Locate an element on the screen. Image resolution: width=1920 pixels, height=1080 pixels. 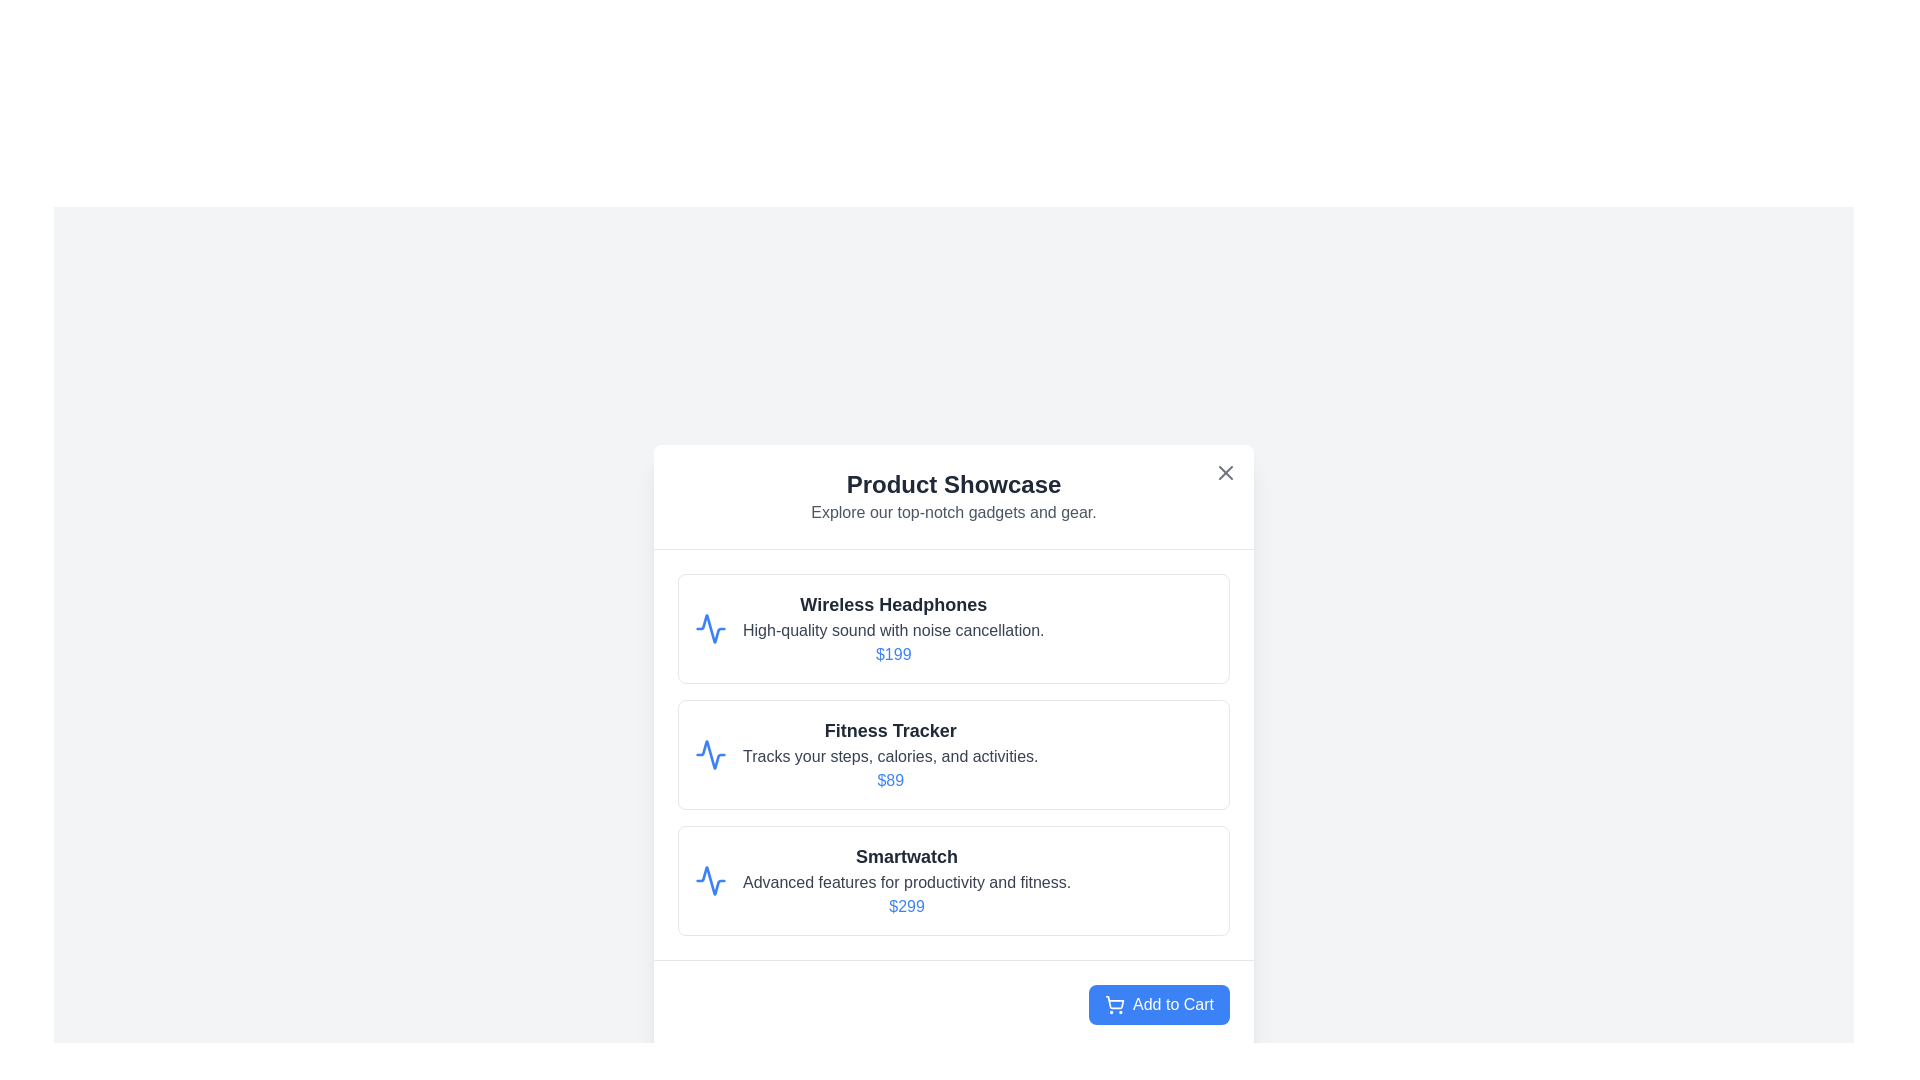
the text label indicating the product name 'Wireless Headphones' located at the top of the product listings in the 'Product Showcase' section is located at coordinates (892, 604).